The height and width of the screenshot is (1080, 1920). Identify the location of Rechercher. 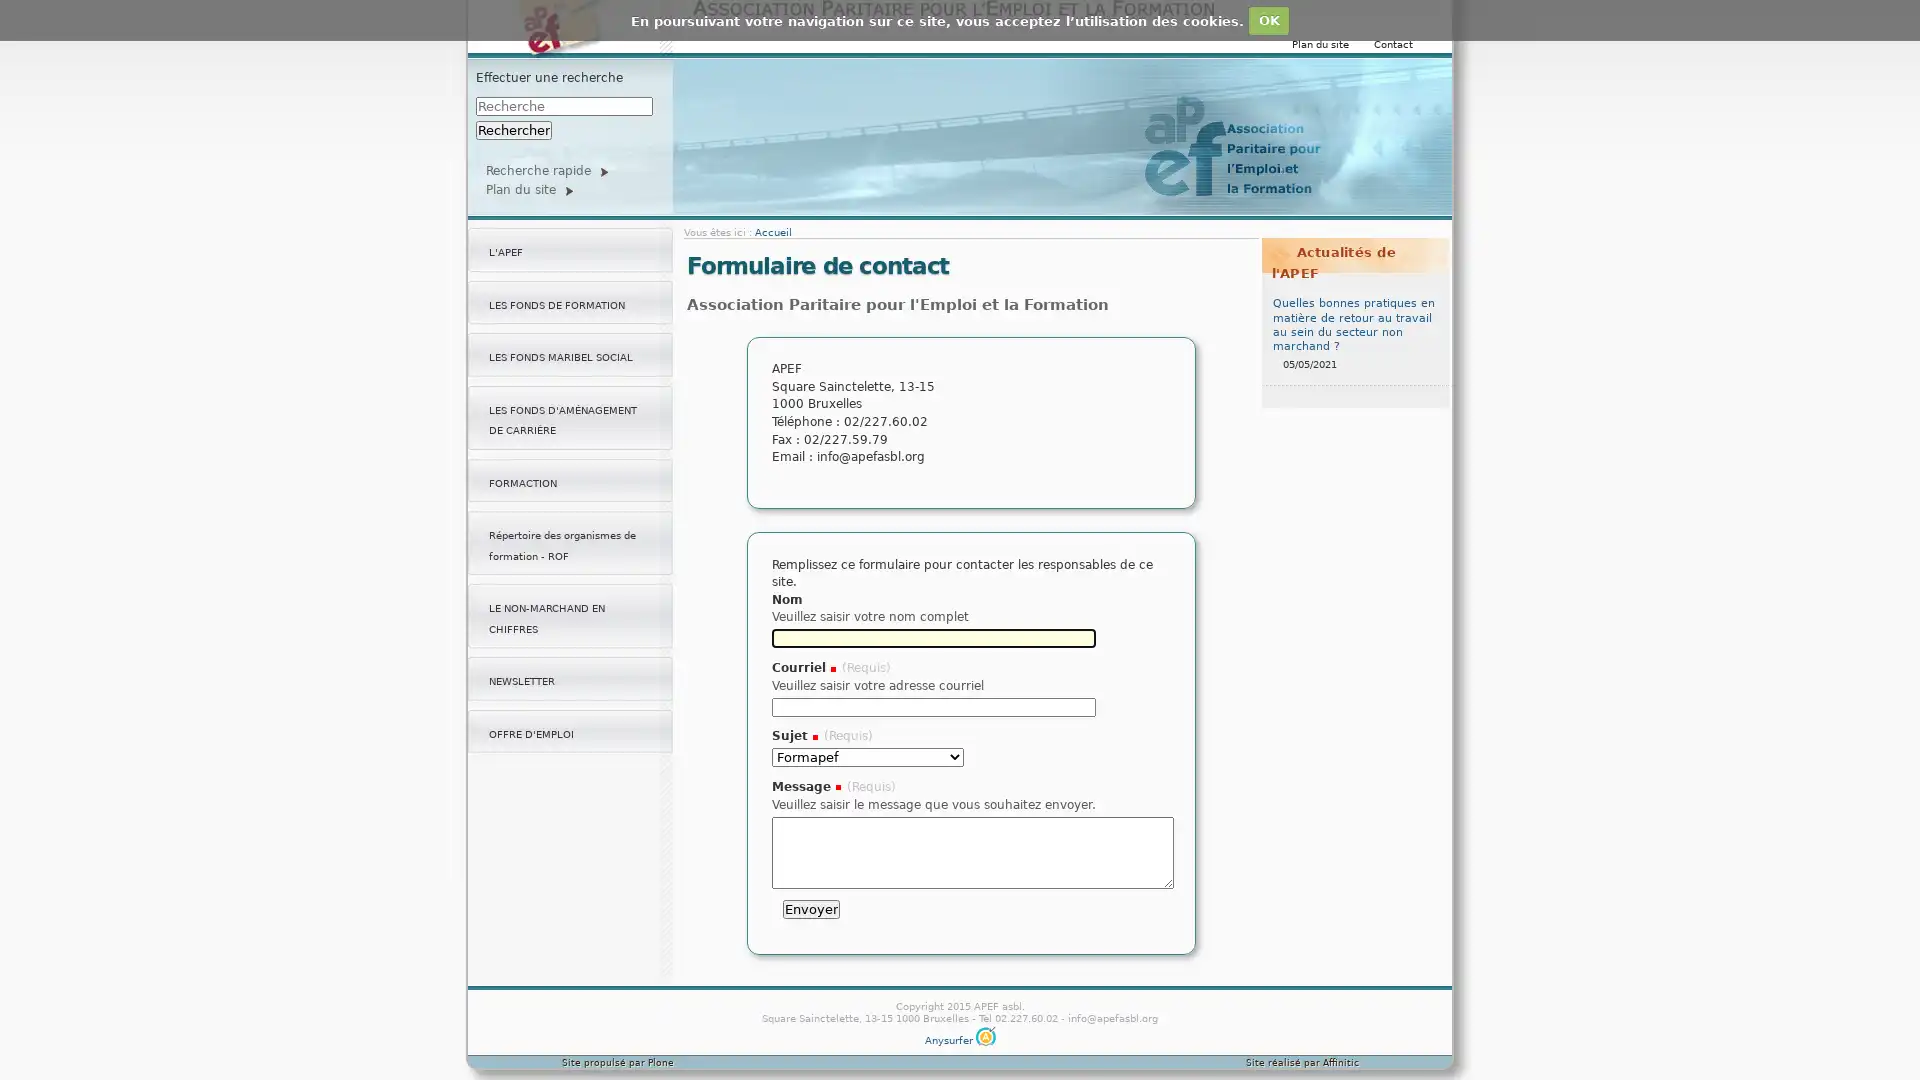
(513, 130).